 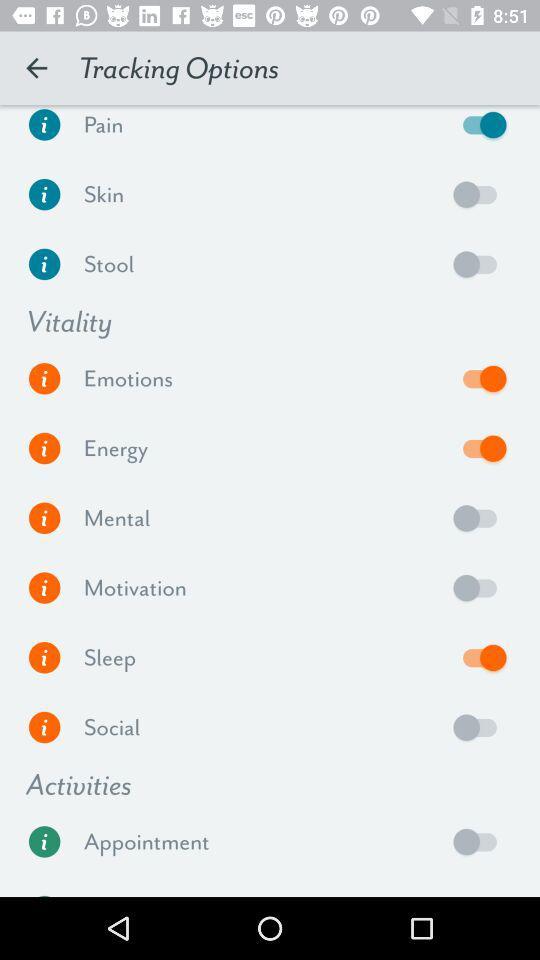 I want to click on the sleep button, so click(x=479, y=656).